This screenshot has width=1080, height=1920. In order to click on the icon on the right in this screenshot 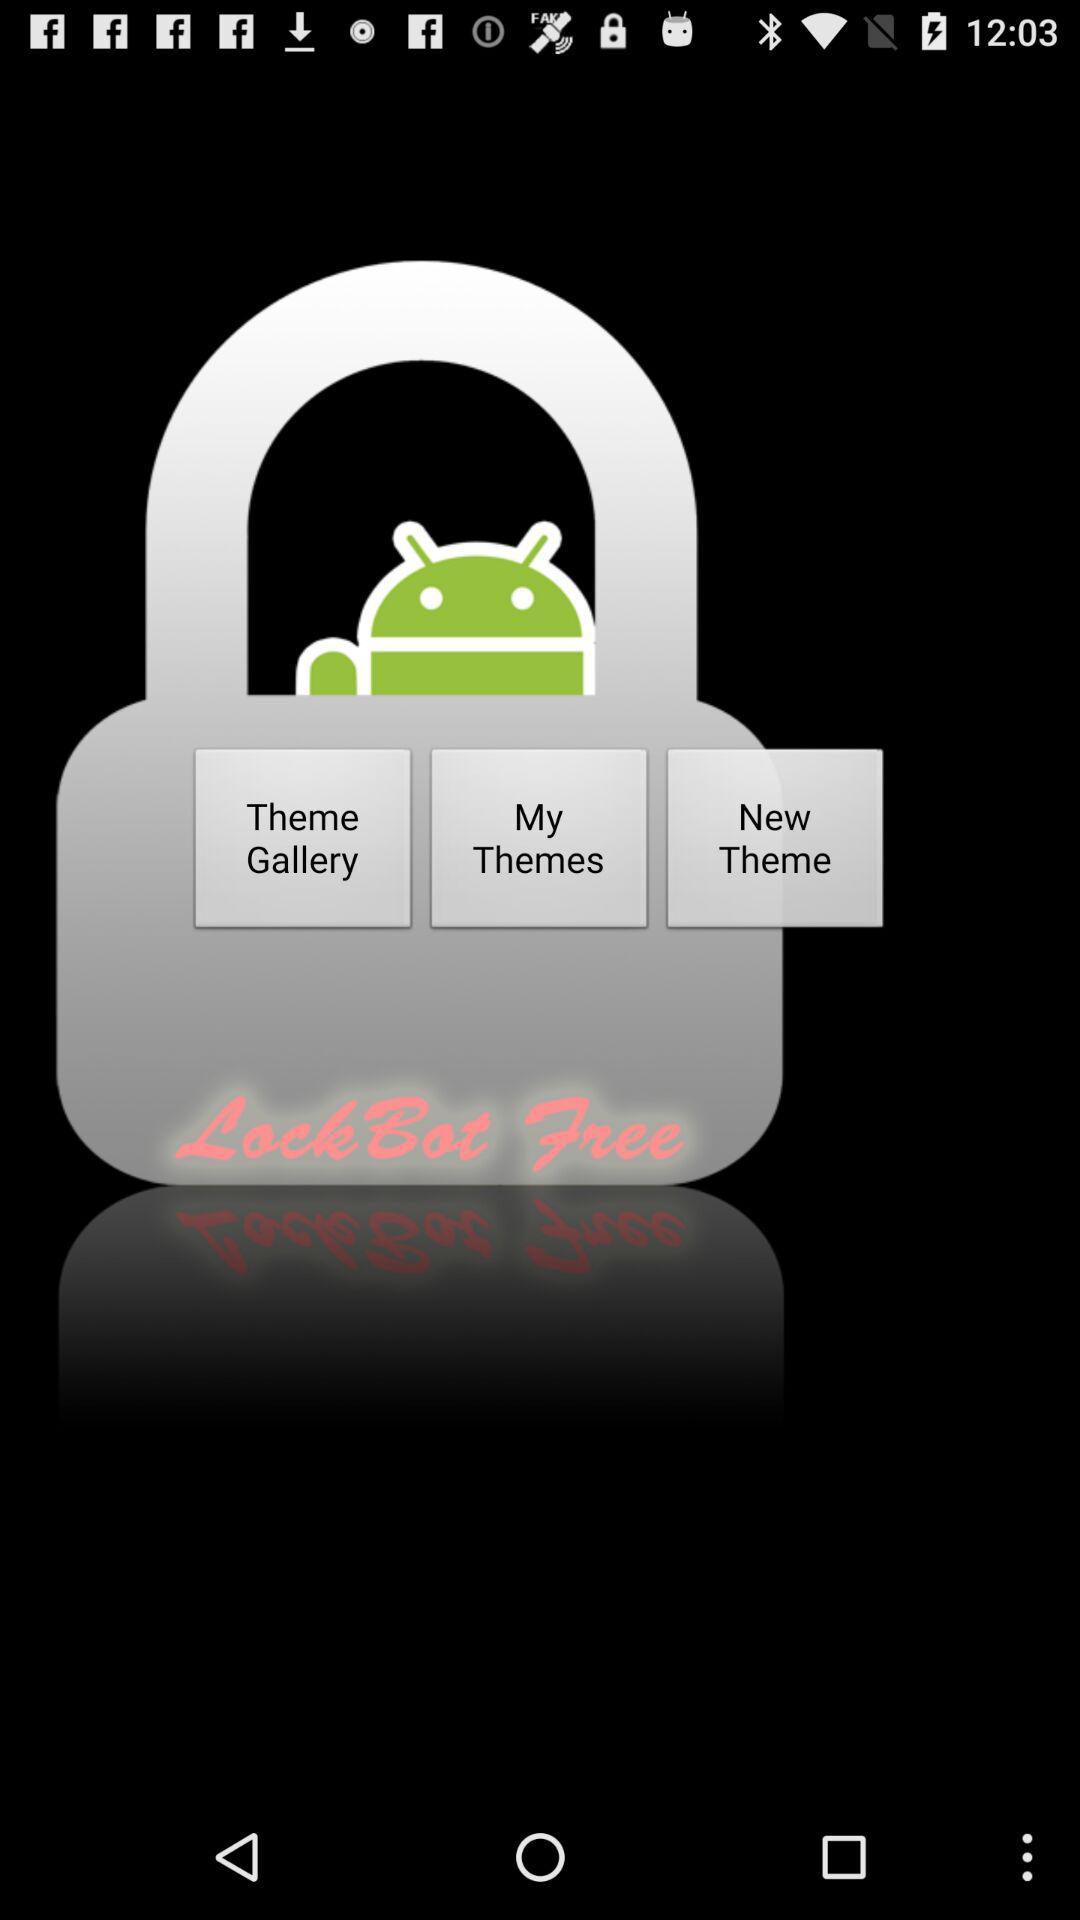, I will do `click(774, 844)`.